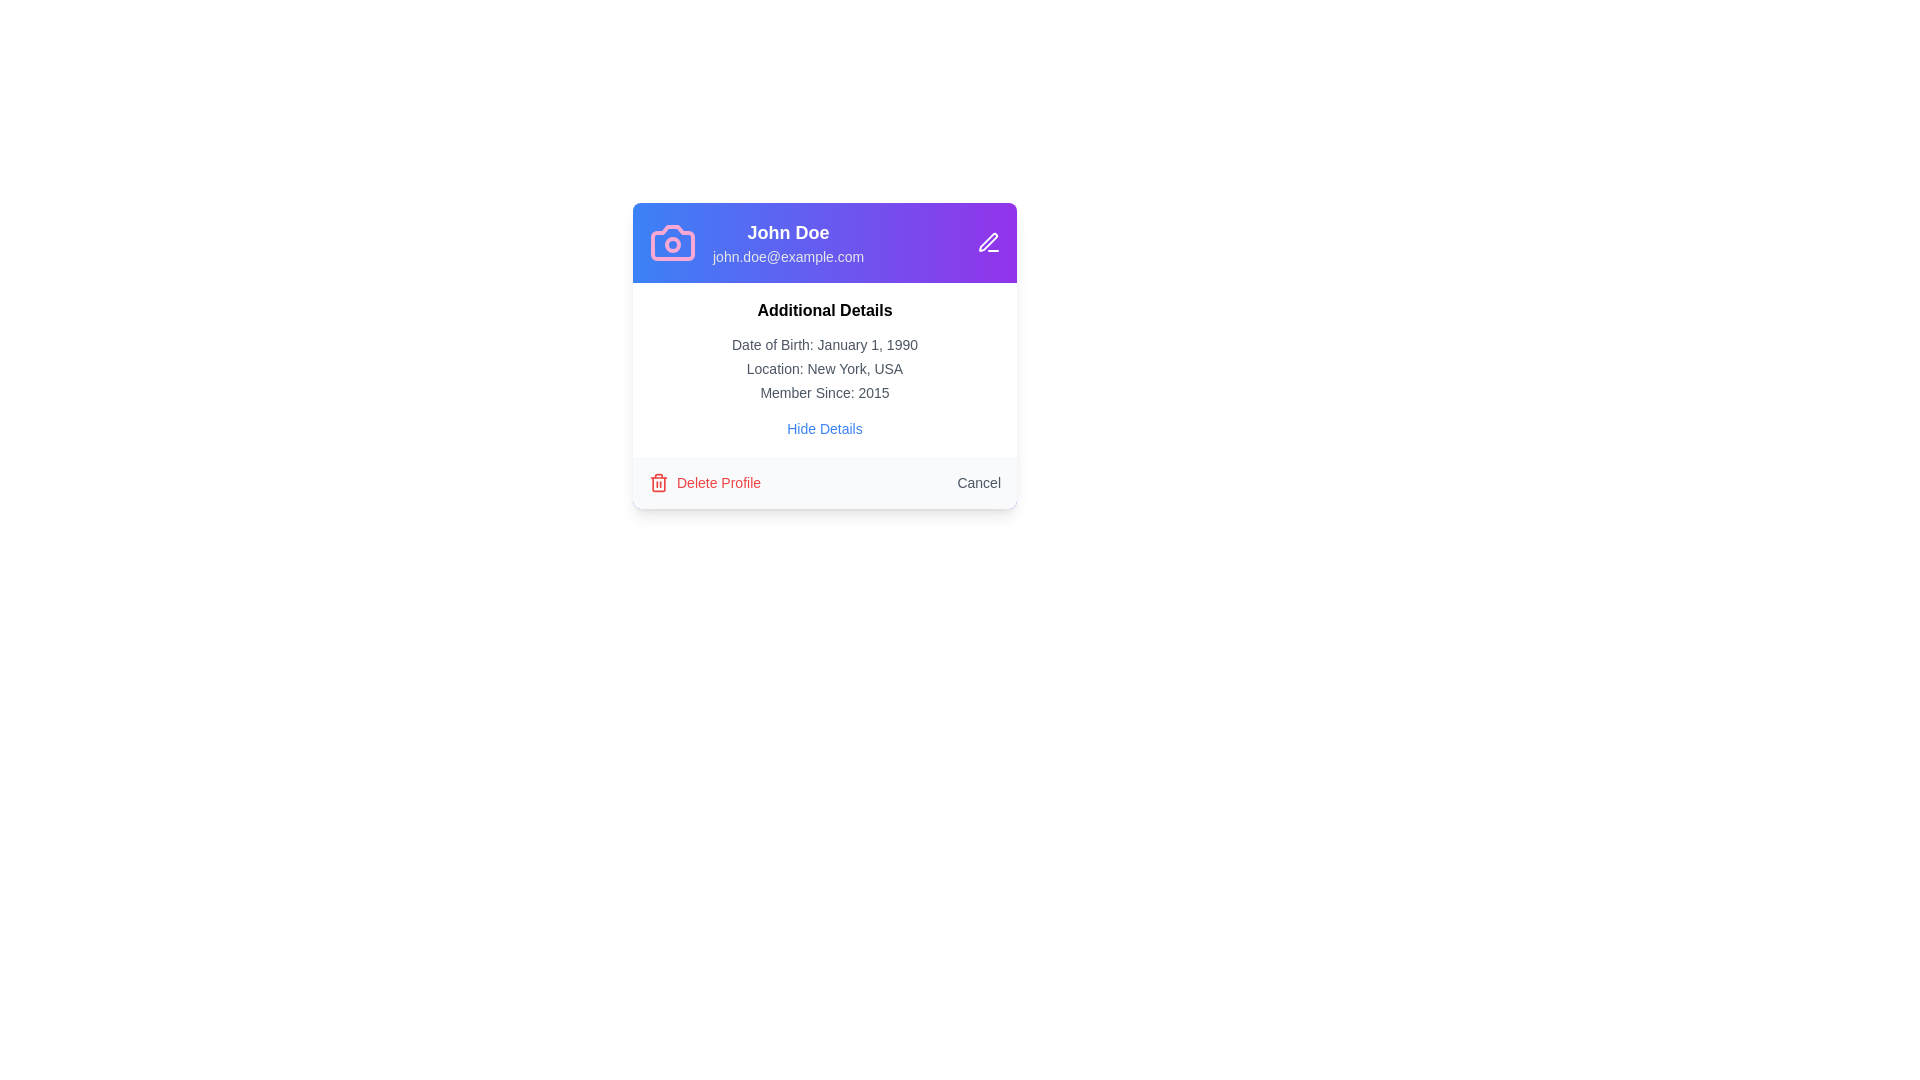 The height and width of the screenshot is (1080, 1920). I want to click on the cancel button located at the bottom-right corner of the card section, next to the 'Delete Profile' button, so click(979, 482).